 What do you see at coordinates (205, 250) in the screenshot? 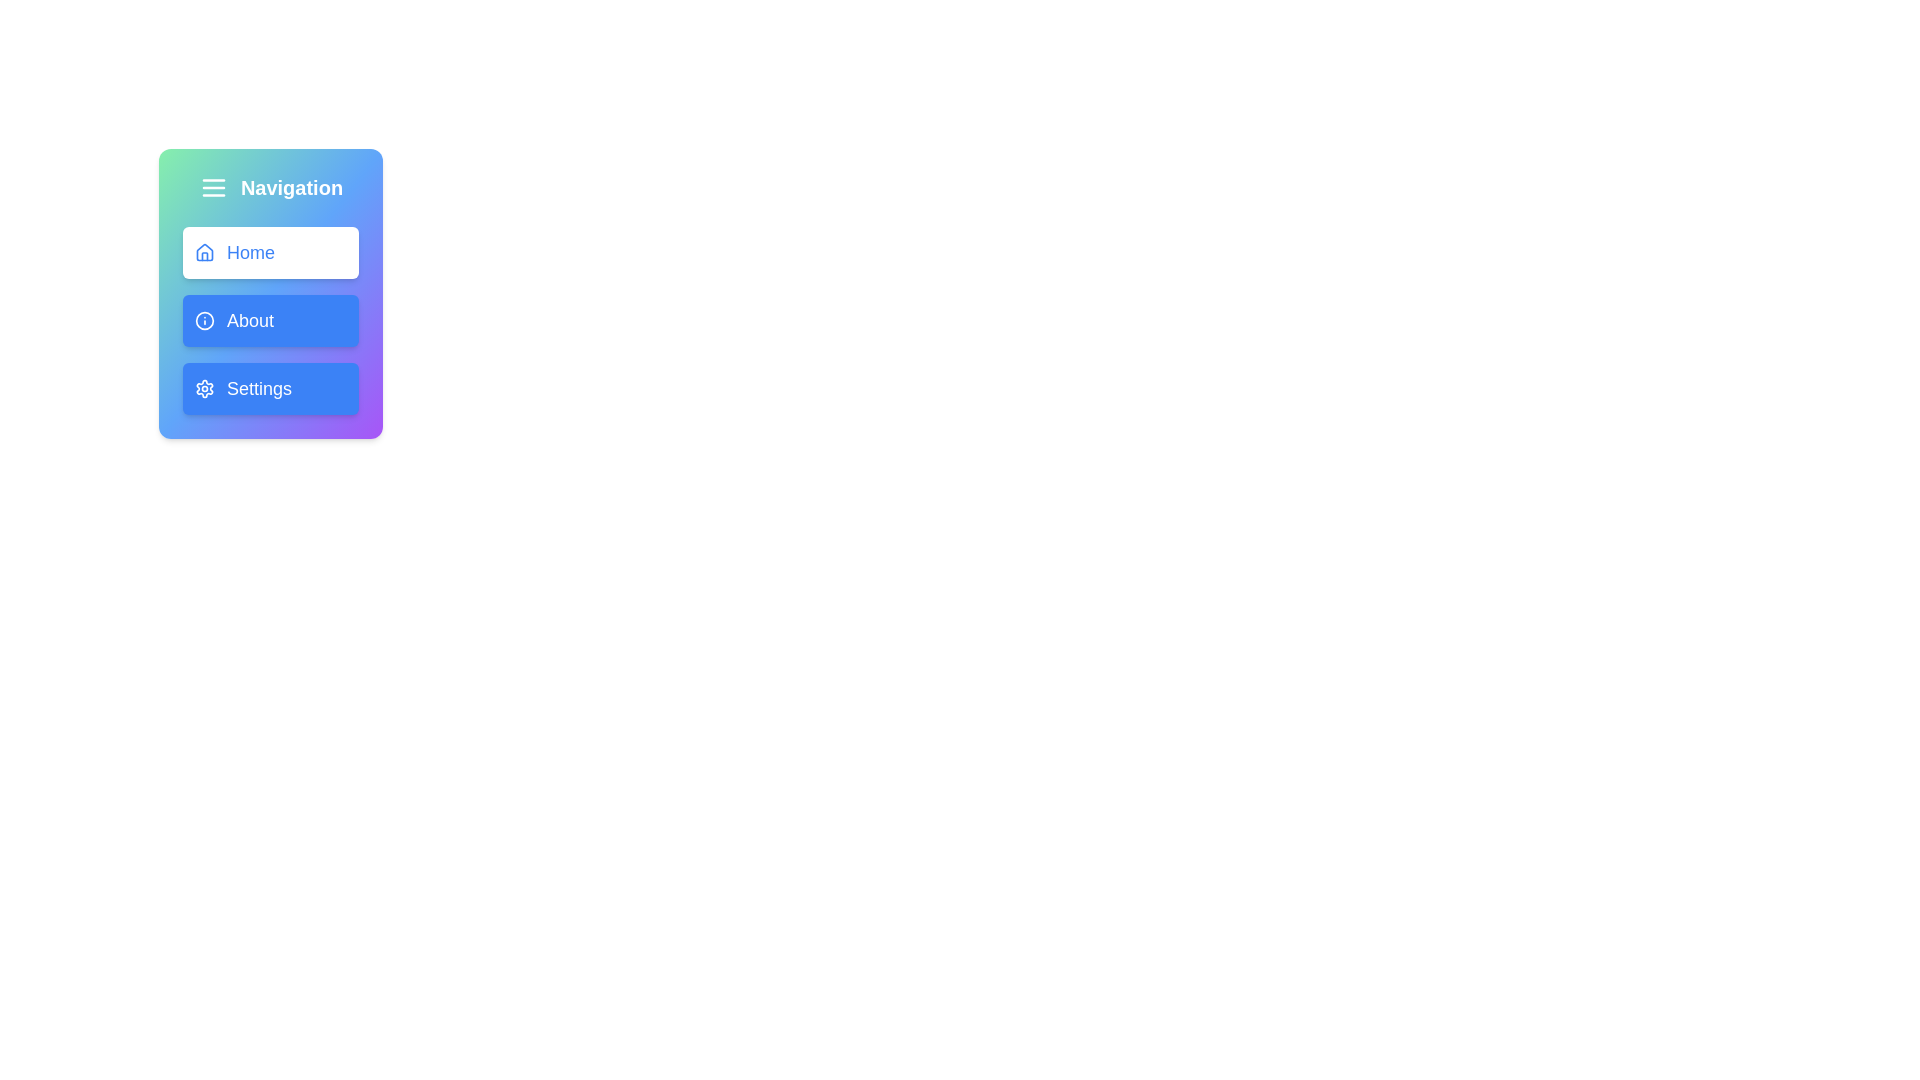
I see `the Vector icon (house shape) associated with the 'Home' button, which is the first button in the navigation panel below the title 'Navigation'` at bounding box center [205, 250].